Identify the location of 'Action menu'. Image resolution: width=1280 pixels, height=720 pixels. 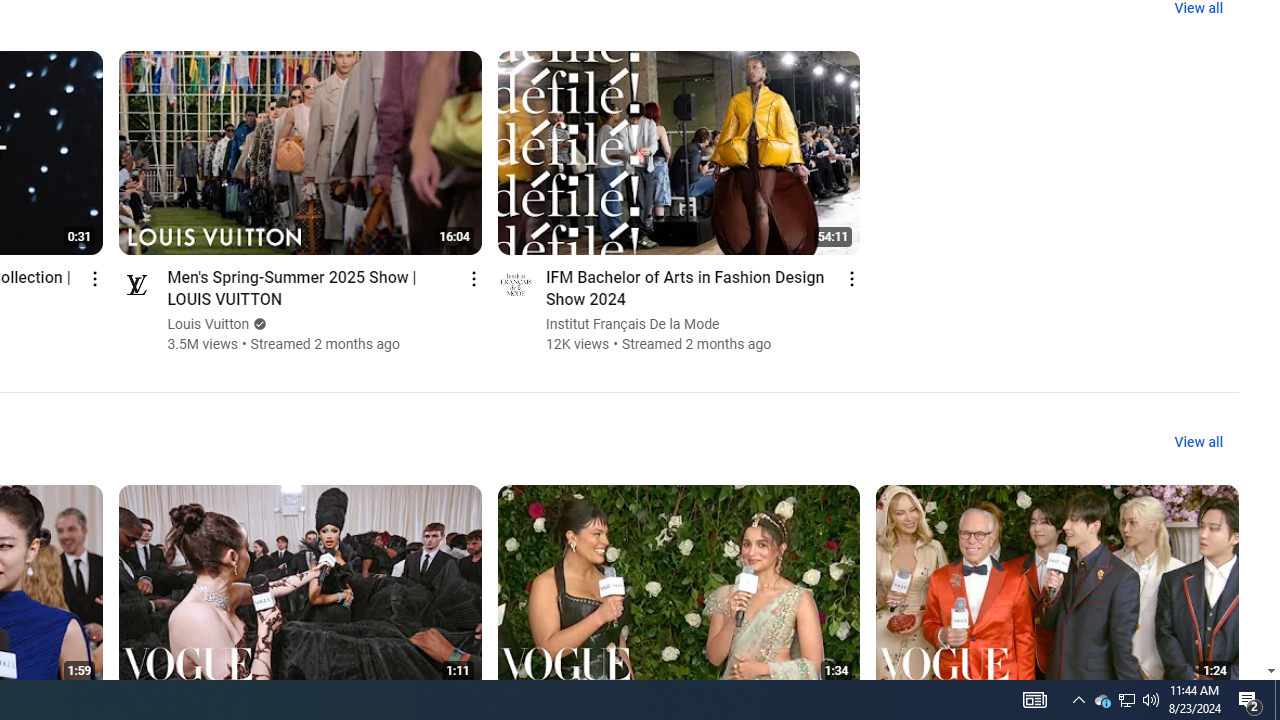
(852, 278).